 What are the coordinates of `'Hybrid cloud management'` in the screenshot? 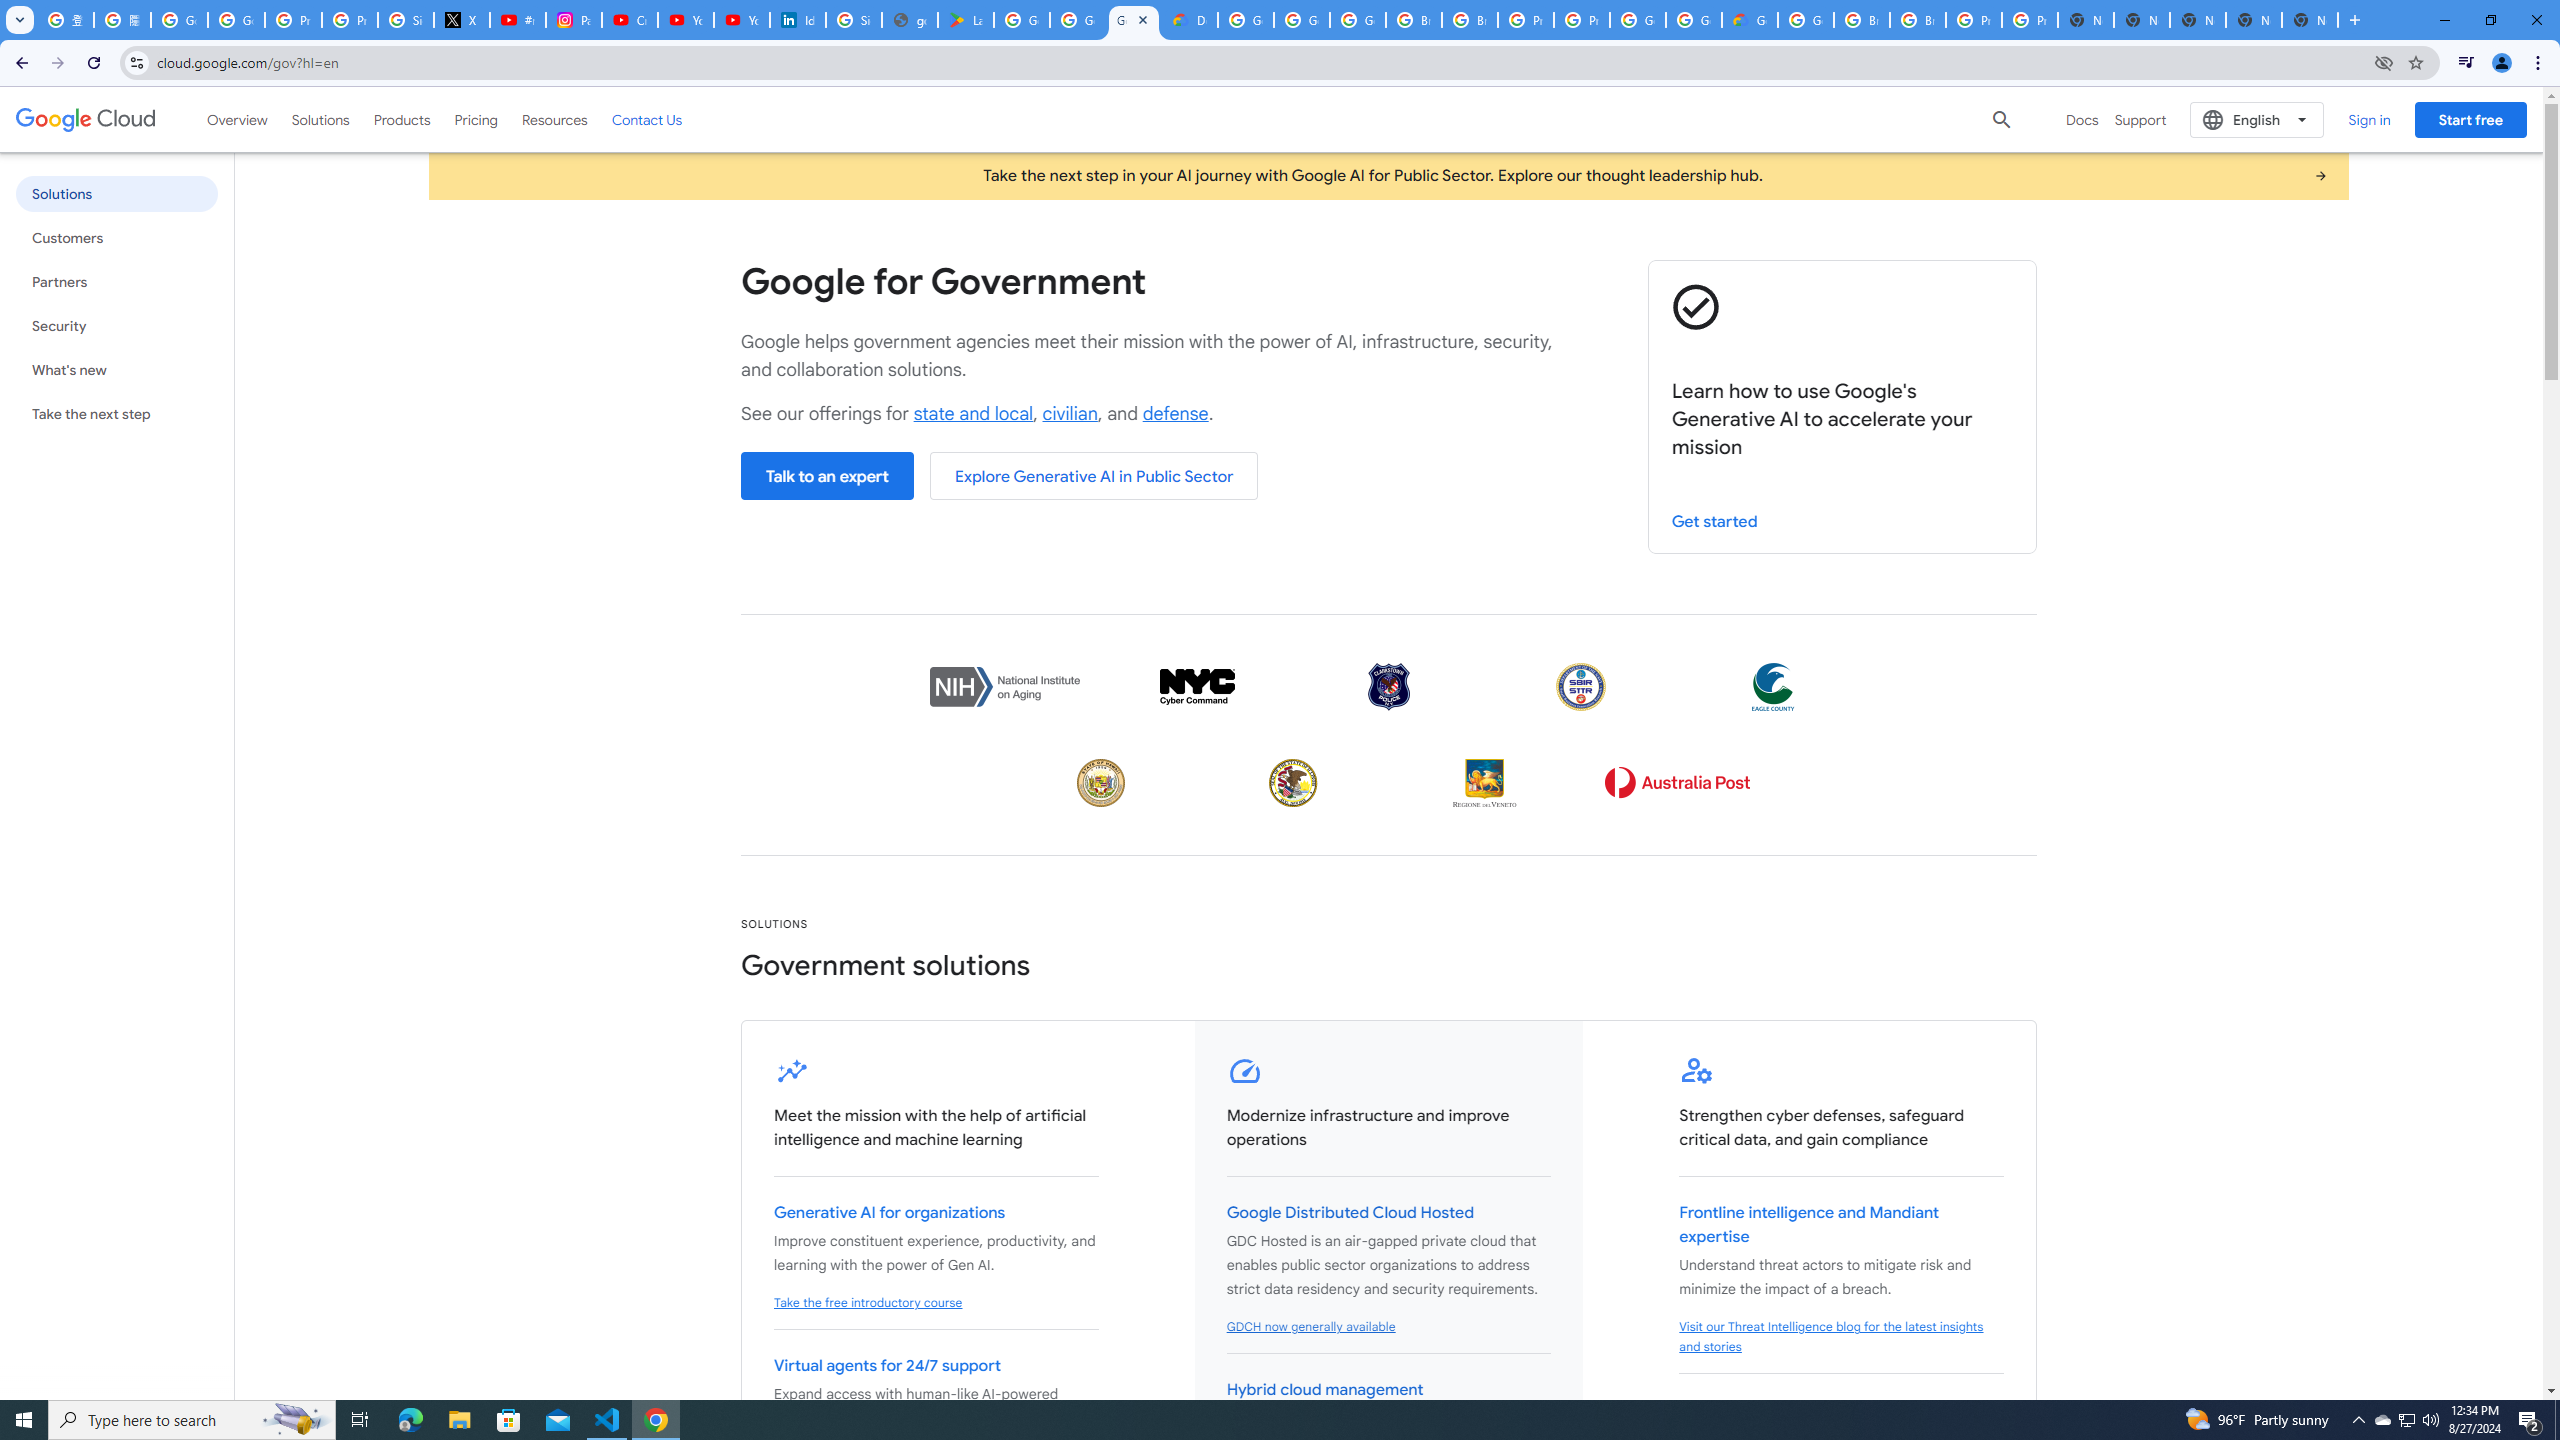 It's located at (1324, 1390).